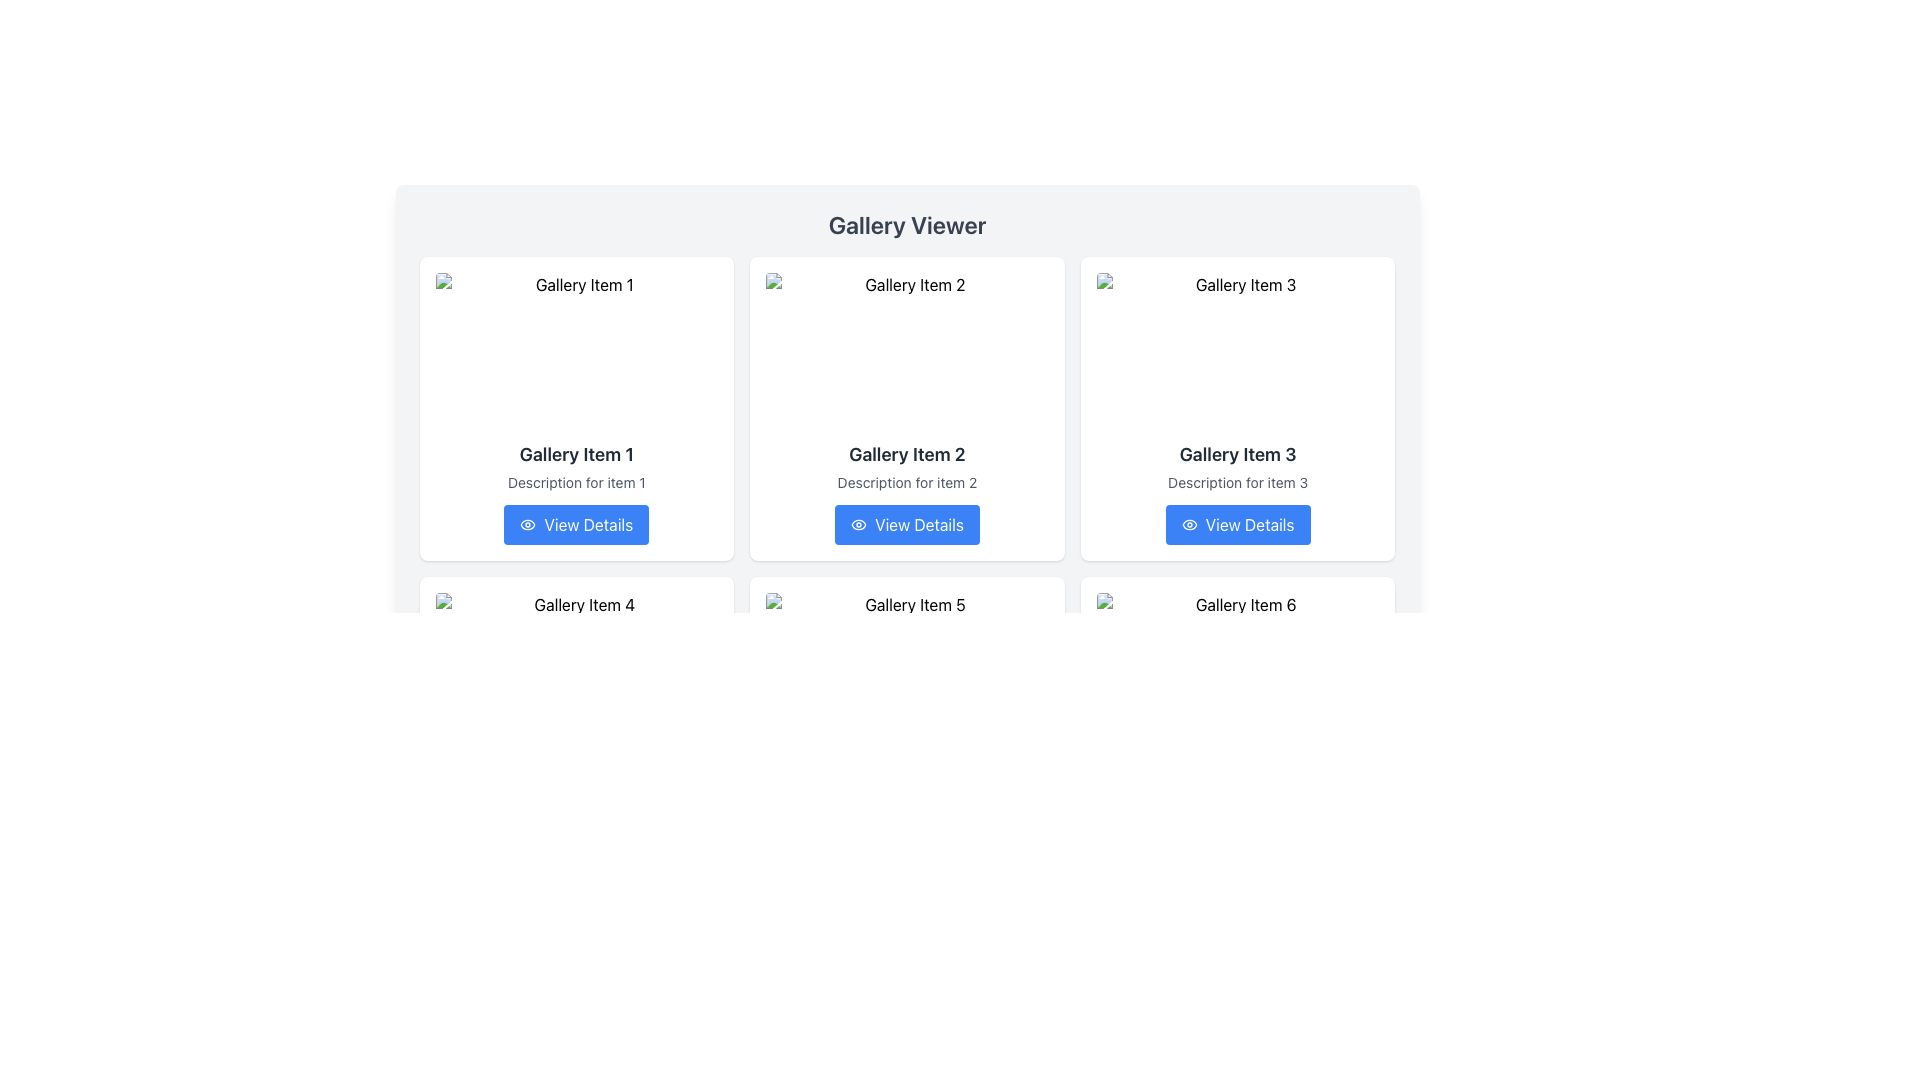 This screenshot has height=1080, width=1920. What do you see at coordinates (1237, 523) in the screenshot?
I see `the interactive button located at the bottom of the third gallery item card in the third column` at bounding box center [1237, 523].